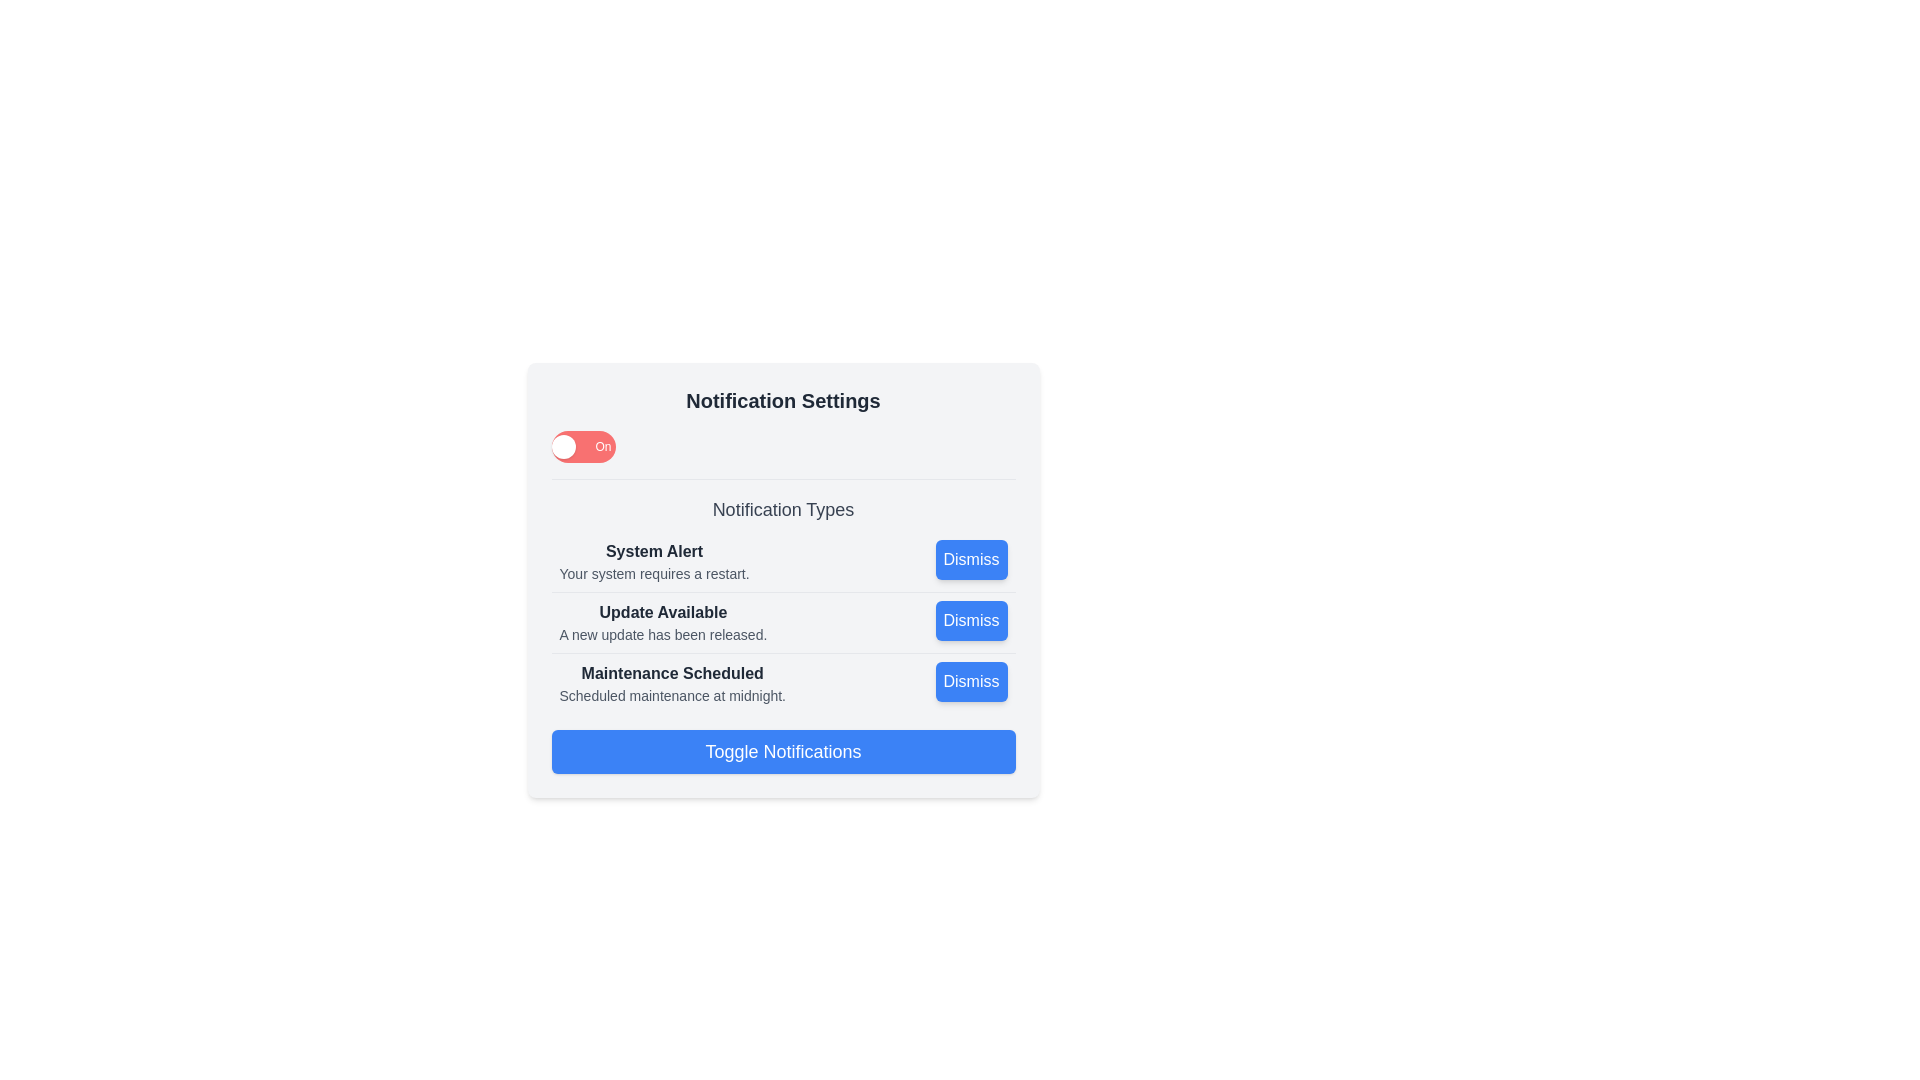 The width and height of the screenshot is (1920, 1080). Describe the element at coordinates (782, 622) in the screenshot. I see `the 'Dismiss' button on the second notification entry titled 'Update Available'` at that location.